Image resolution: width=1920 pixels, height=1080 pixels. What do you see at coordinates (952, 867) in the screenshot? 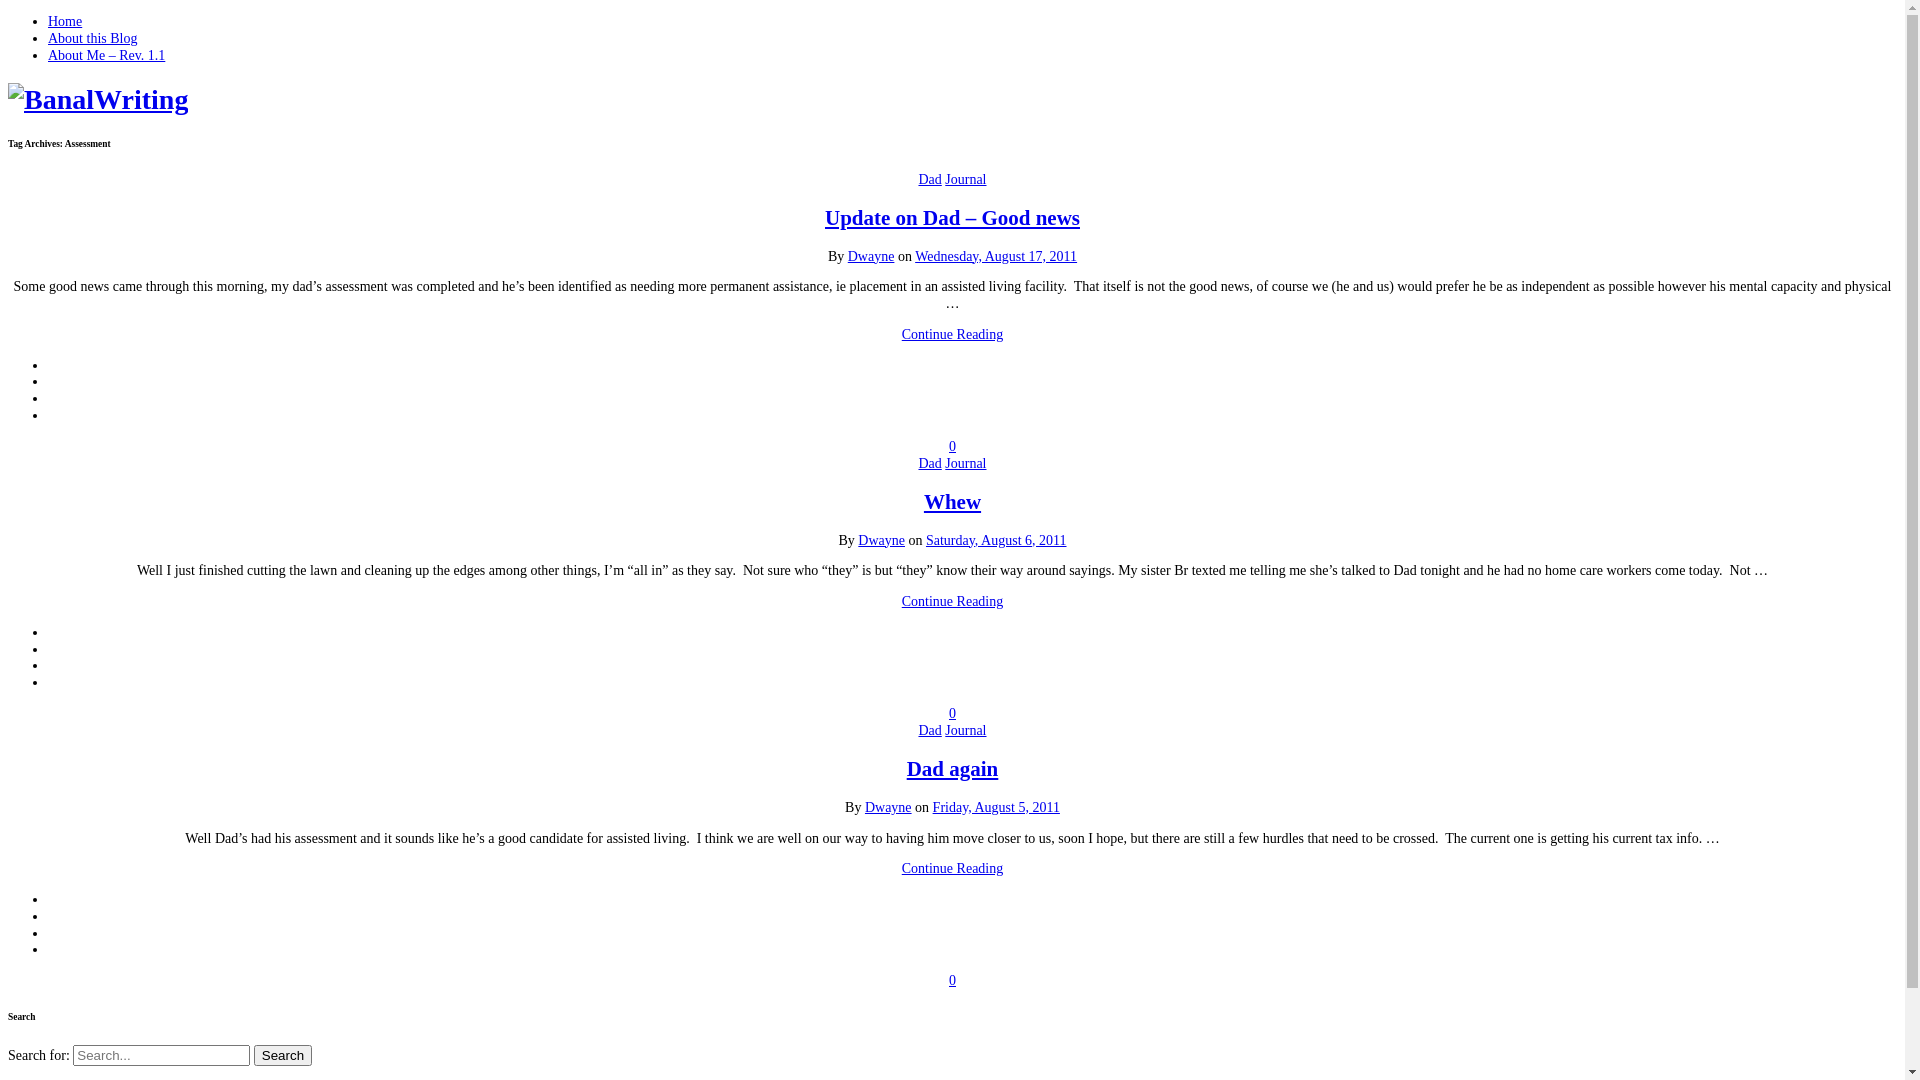
I see `'Continue Reading'` at bounding box center [952, 867].